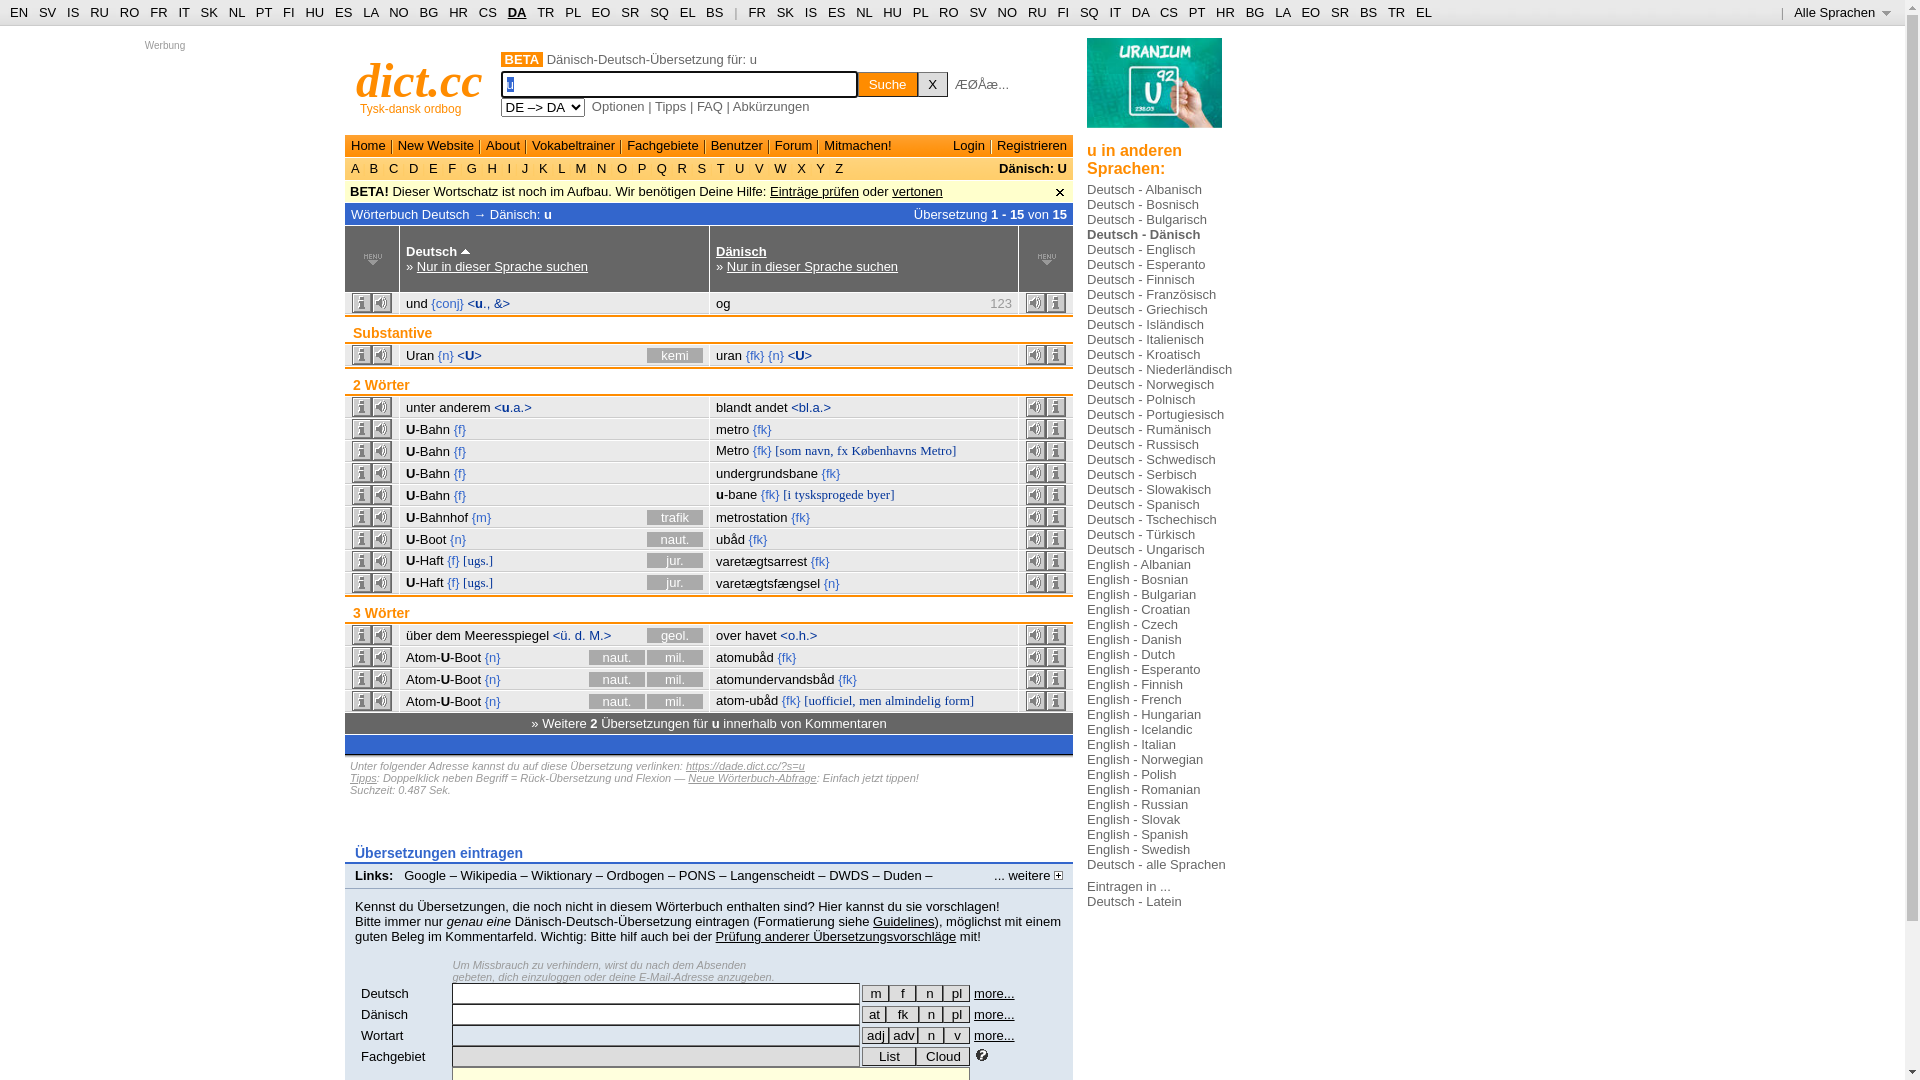  What do you see at coordinates (588, 635) in the screenshot?
I see `'M.>'` at bounding box center [588, 635].